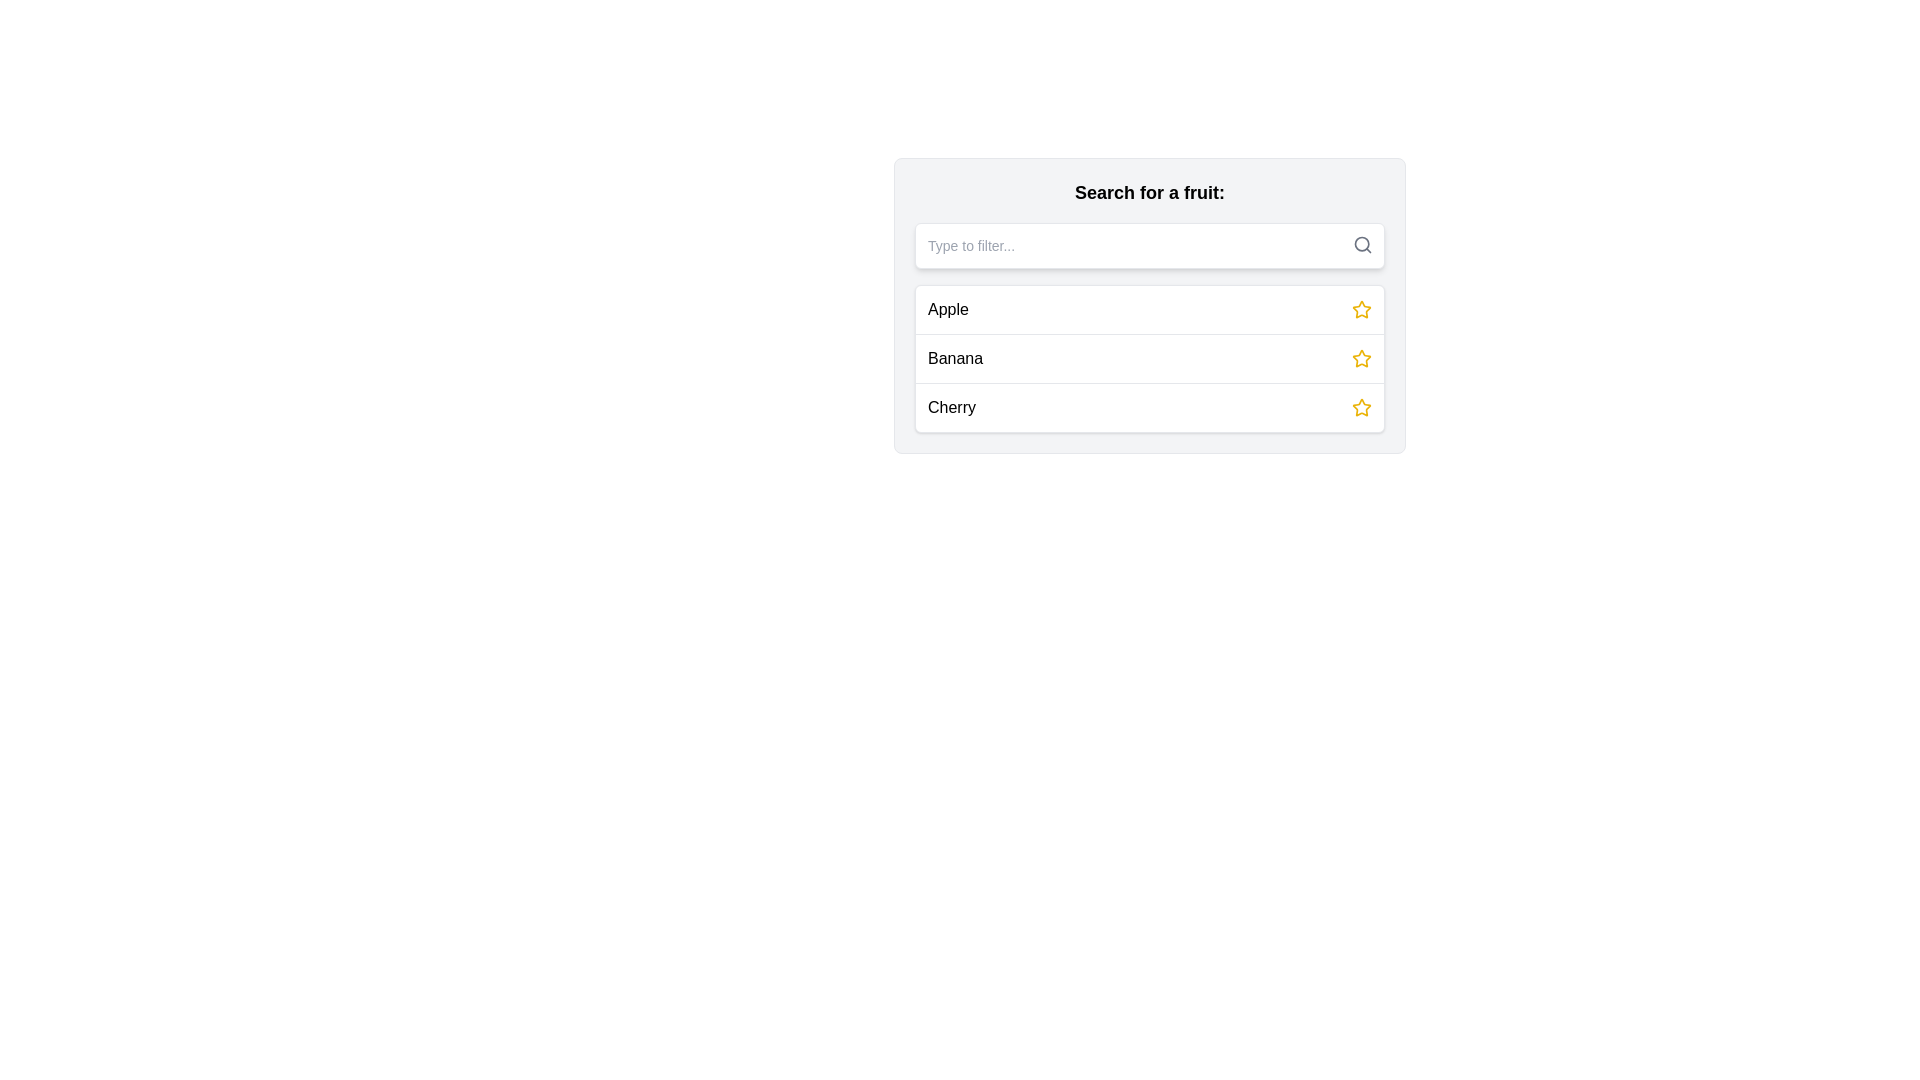  Describe the element at coordinates (1361, 406) in the screenshot. I see `the favorite star icon for the item 'Banana'` at that location.